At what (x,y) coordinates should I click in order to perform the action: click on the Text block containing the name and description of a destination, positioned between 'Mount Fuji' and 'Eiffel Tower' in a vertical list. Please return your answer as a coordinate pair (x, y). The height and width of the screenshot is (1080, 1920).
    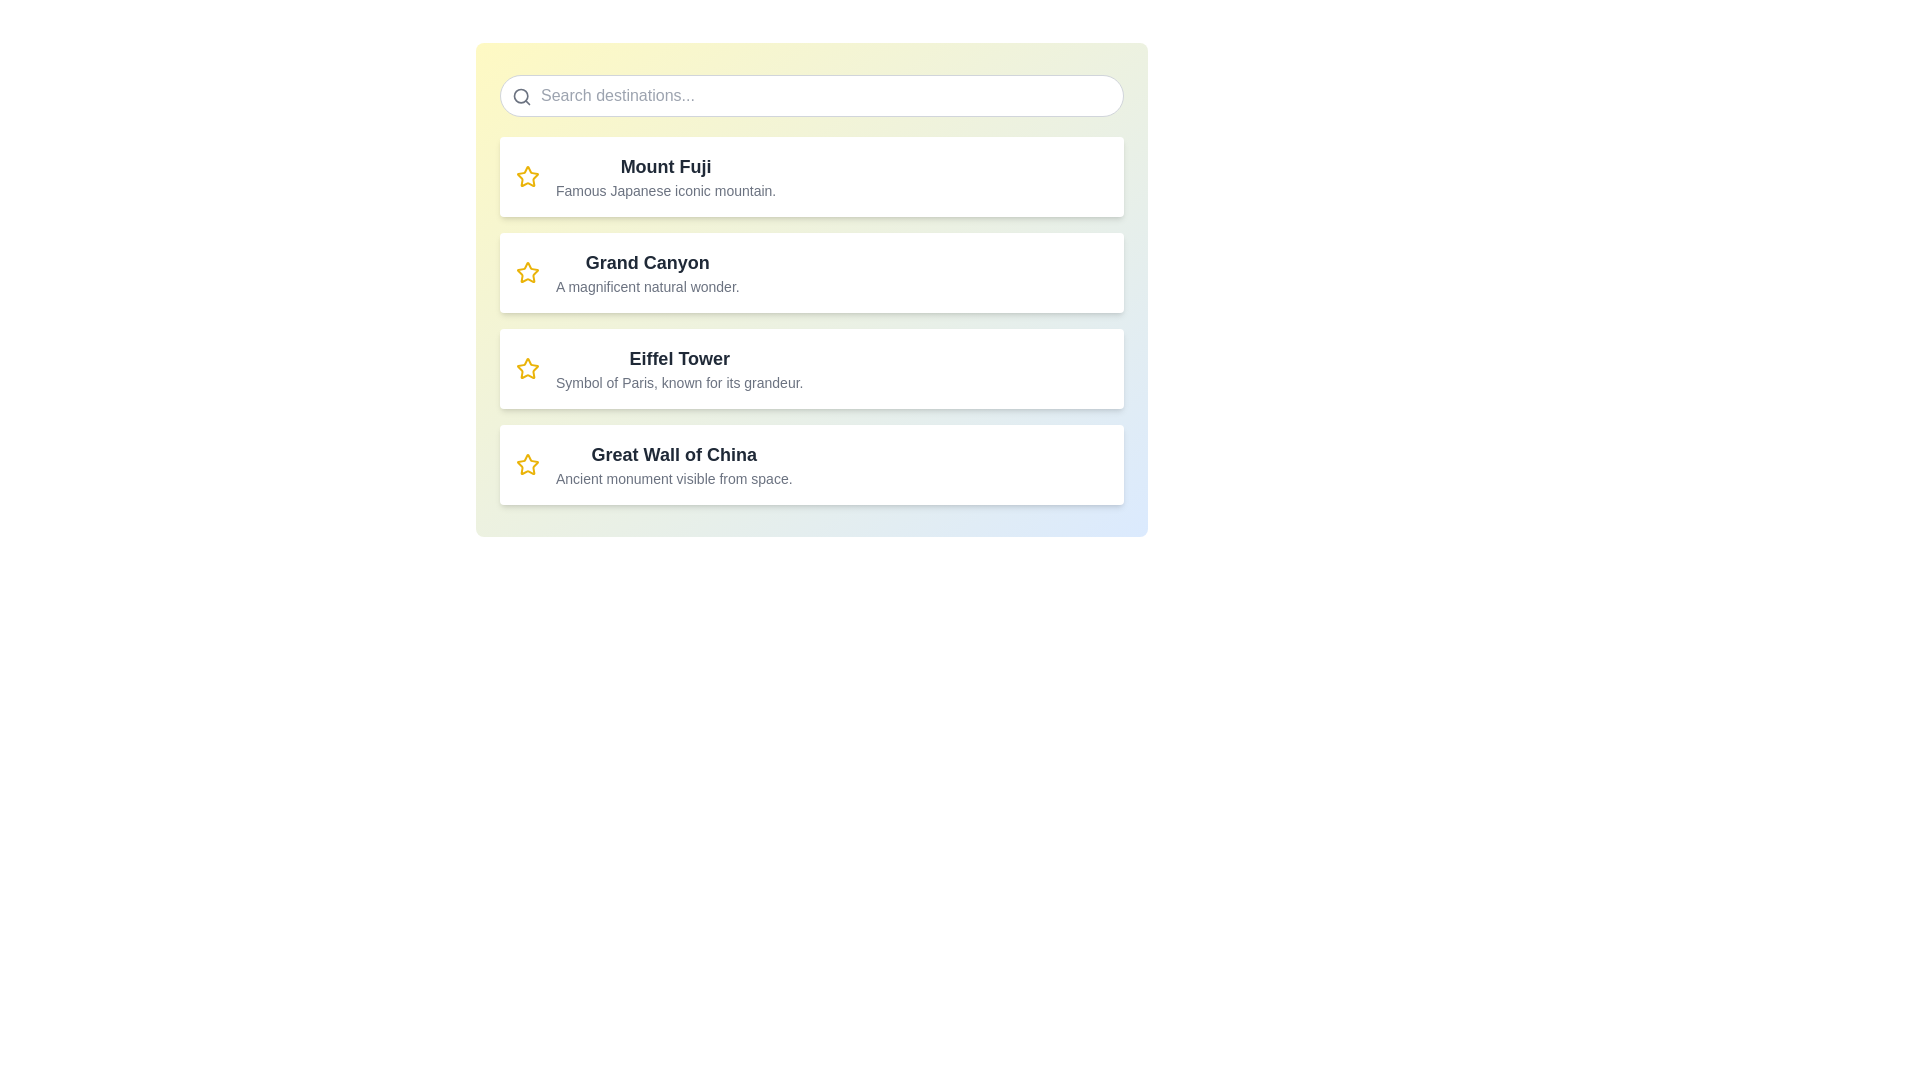
    Looking at the image, I should click on (647, 273).